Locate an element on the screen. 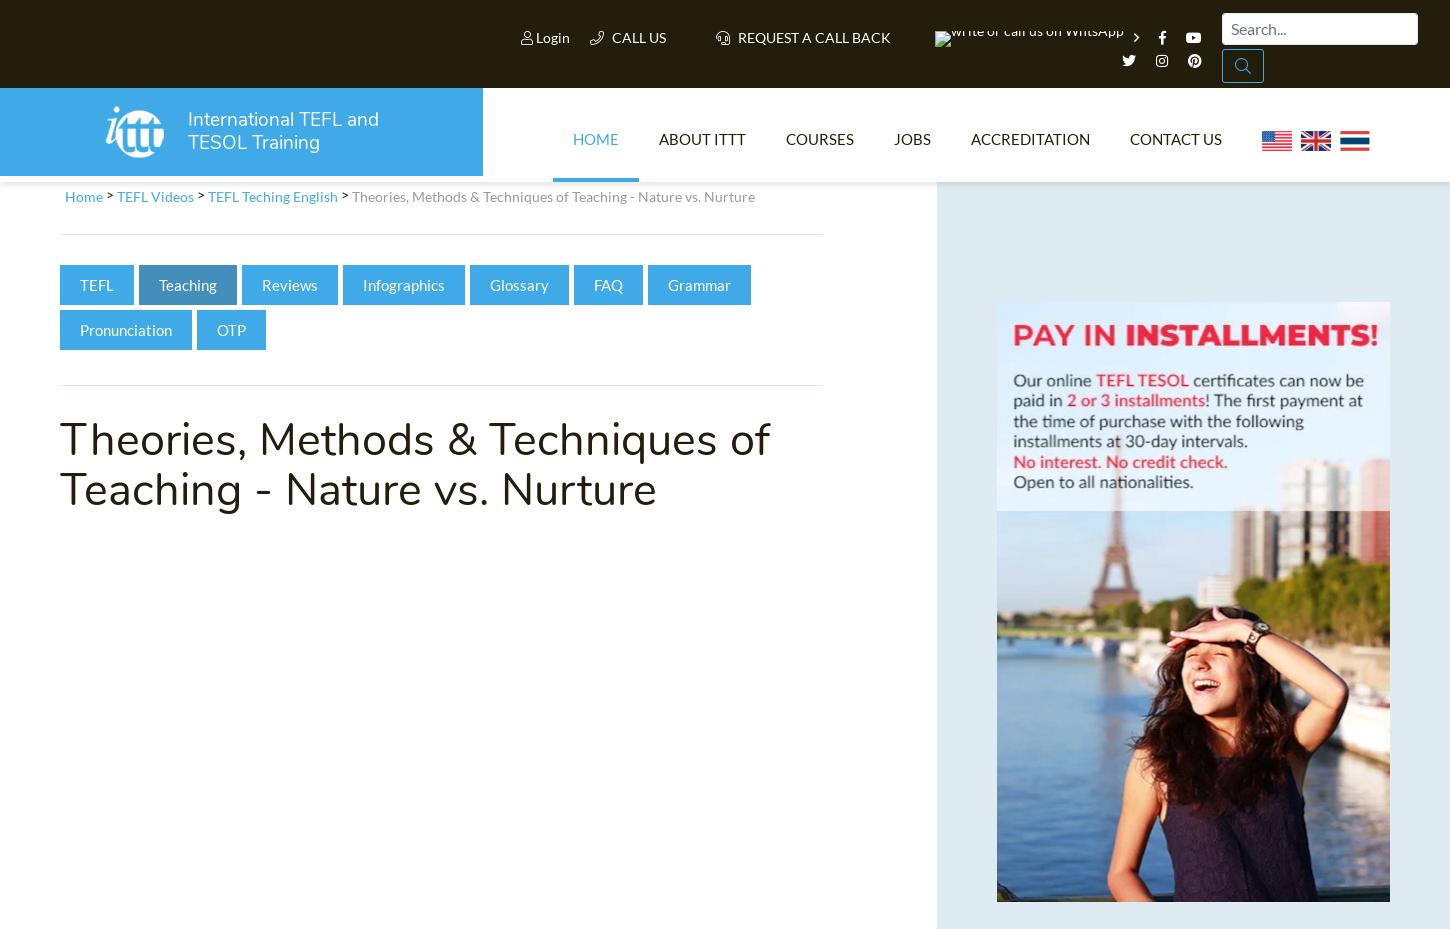 The width and height of the screenshot is (1450, 929). 'International TEFL and TESOL Training' is located at coordinates (293, 138).